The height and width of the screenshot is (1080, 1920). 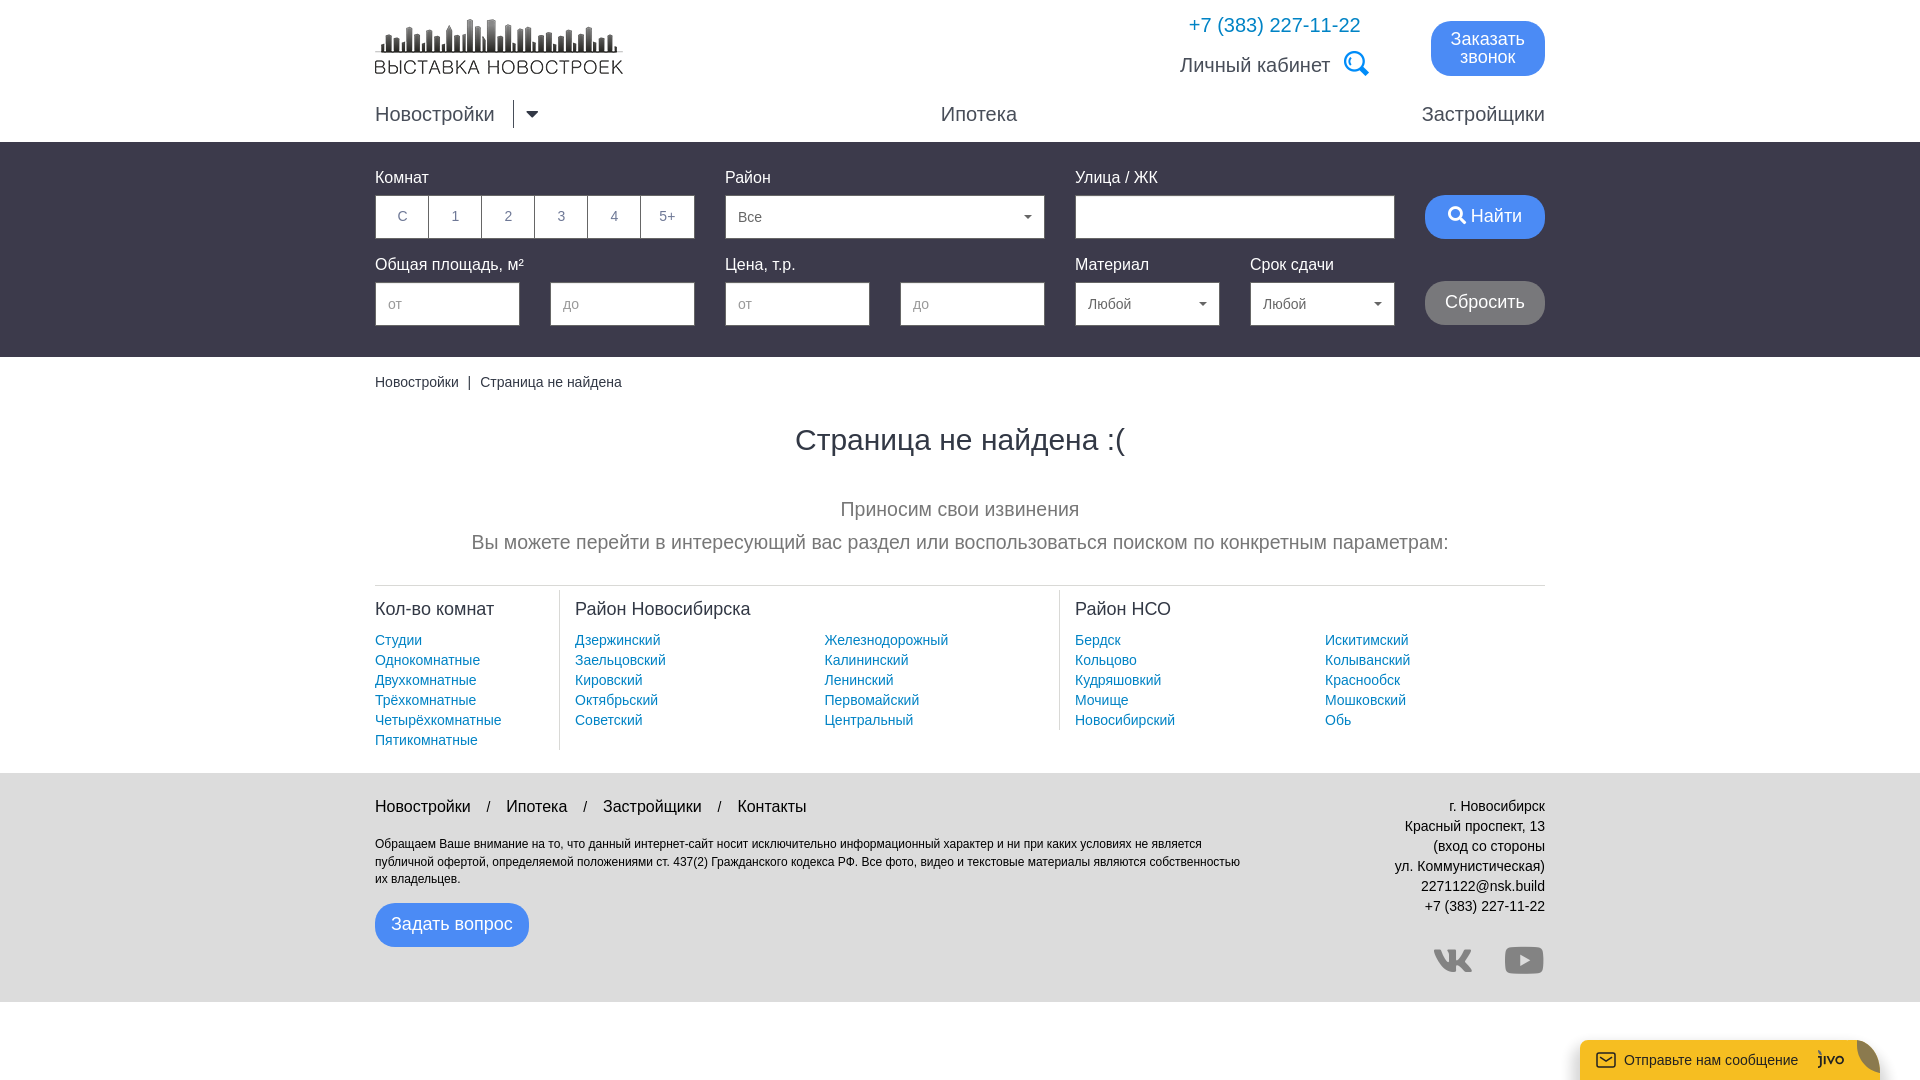 I want to click on '+7 (383) 227-11-22', so click(x=1484, y=906).